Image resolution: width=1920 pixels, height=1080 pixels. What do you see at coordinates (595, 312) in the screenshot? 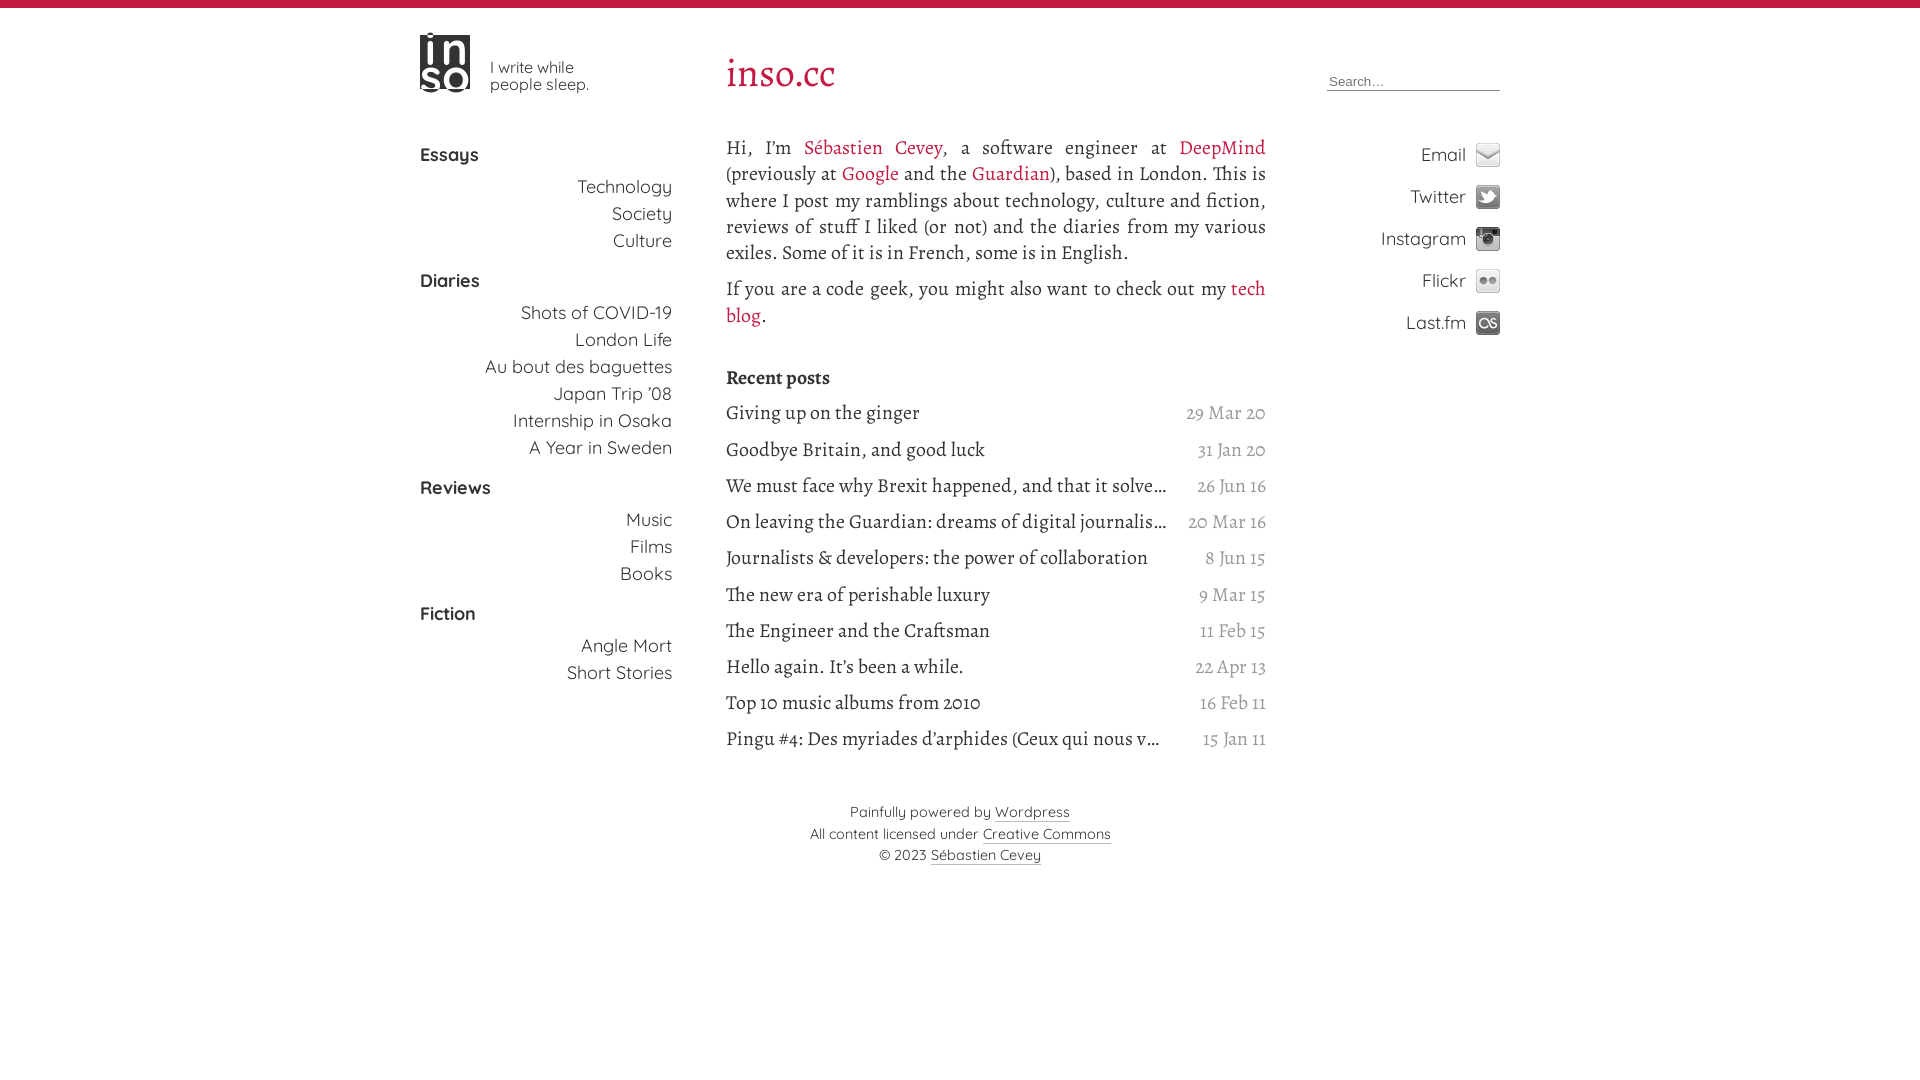
I see `'Shots of COVID-19'` at bounding box center [595, 312].